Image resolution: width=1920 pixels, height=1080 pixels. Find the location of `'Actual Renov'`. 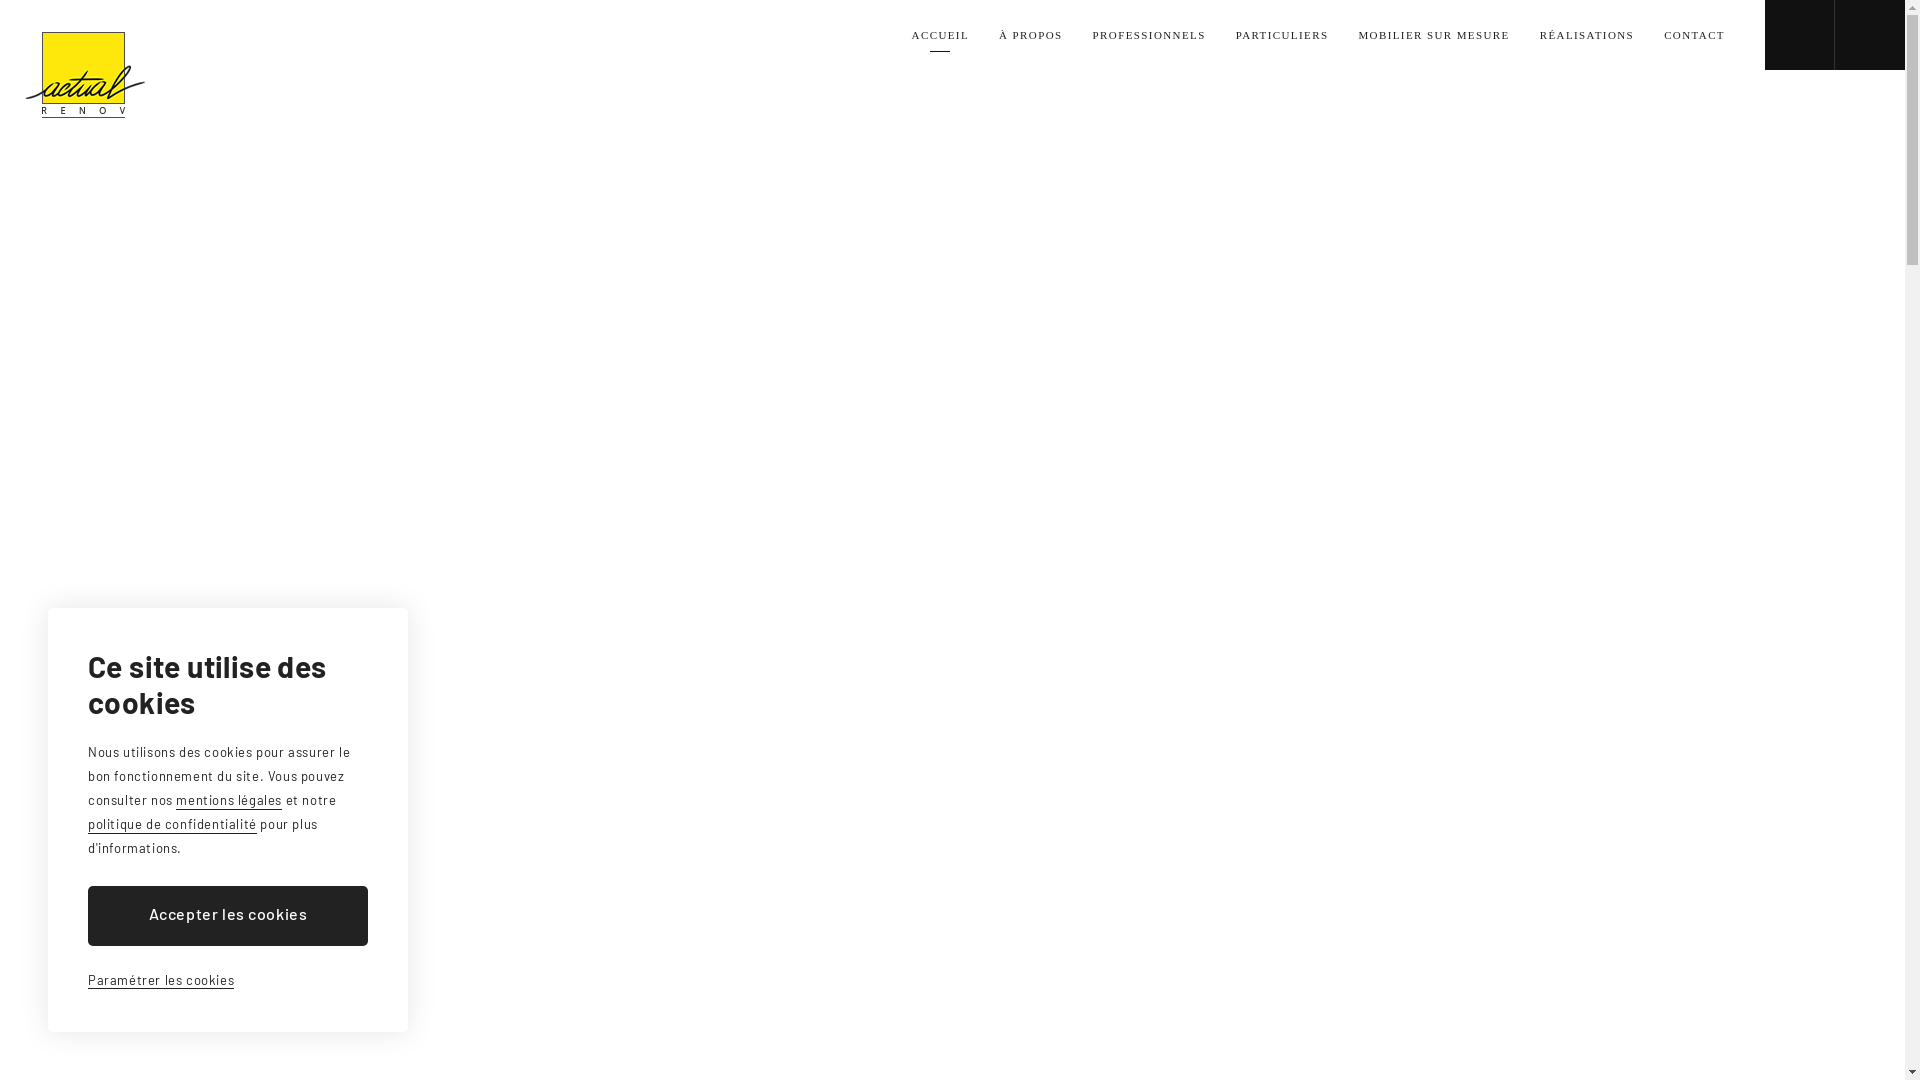

'Actual Renov' is located at coordinates (84, 73).